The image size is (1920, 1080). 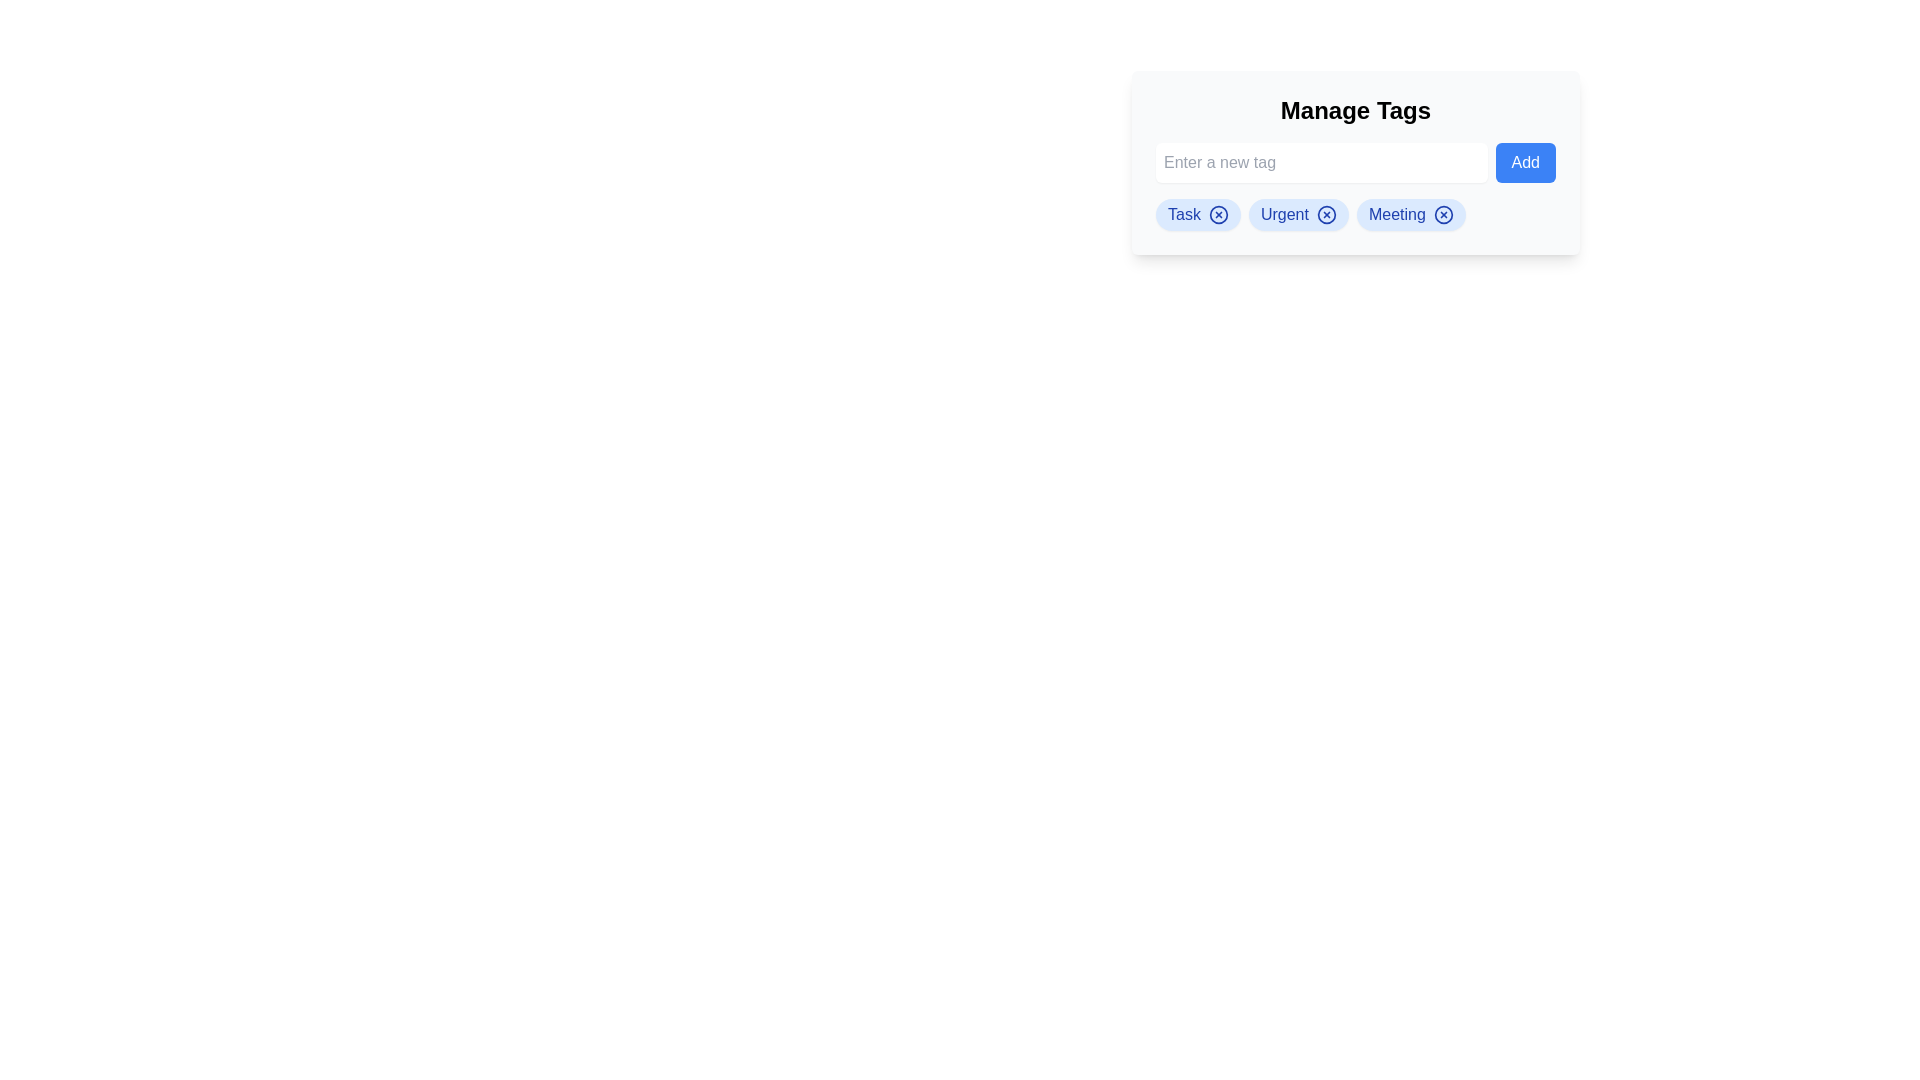 What do you see at coordinates (1396, 215) in the screenshot?
I see `the third tag in the series of category tags located below the input field` at bounding box center [1396, 215].